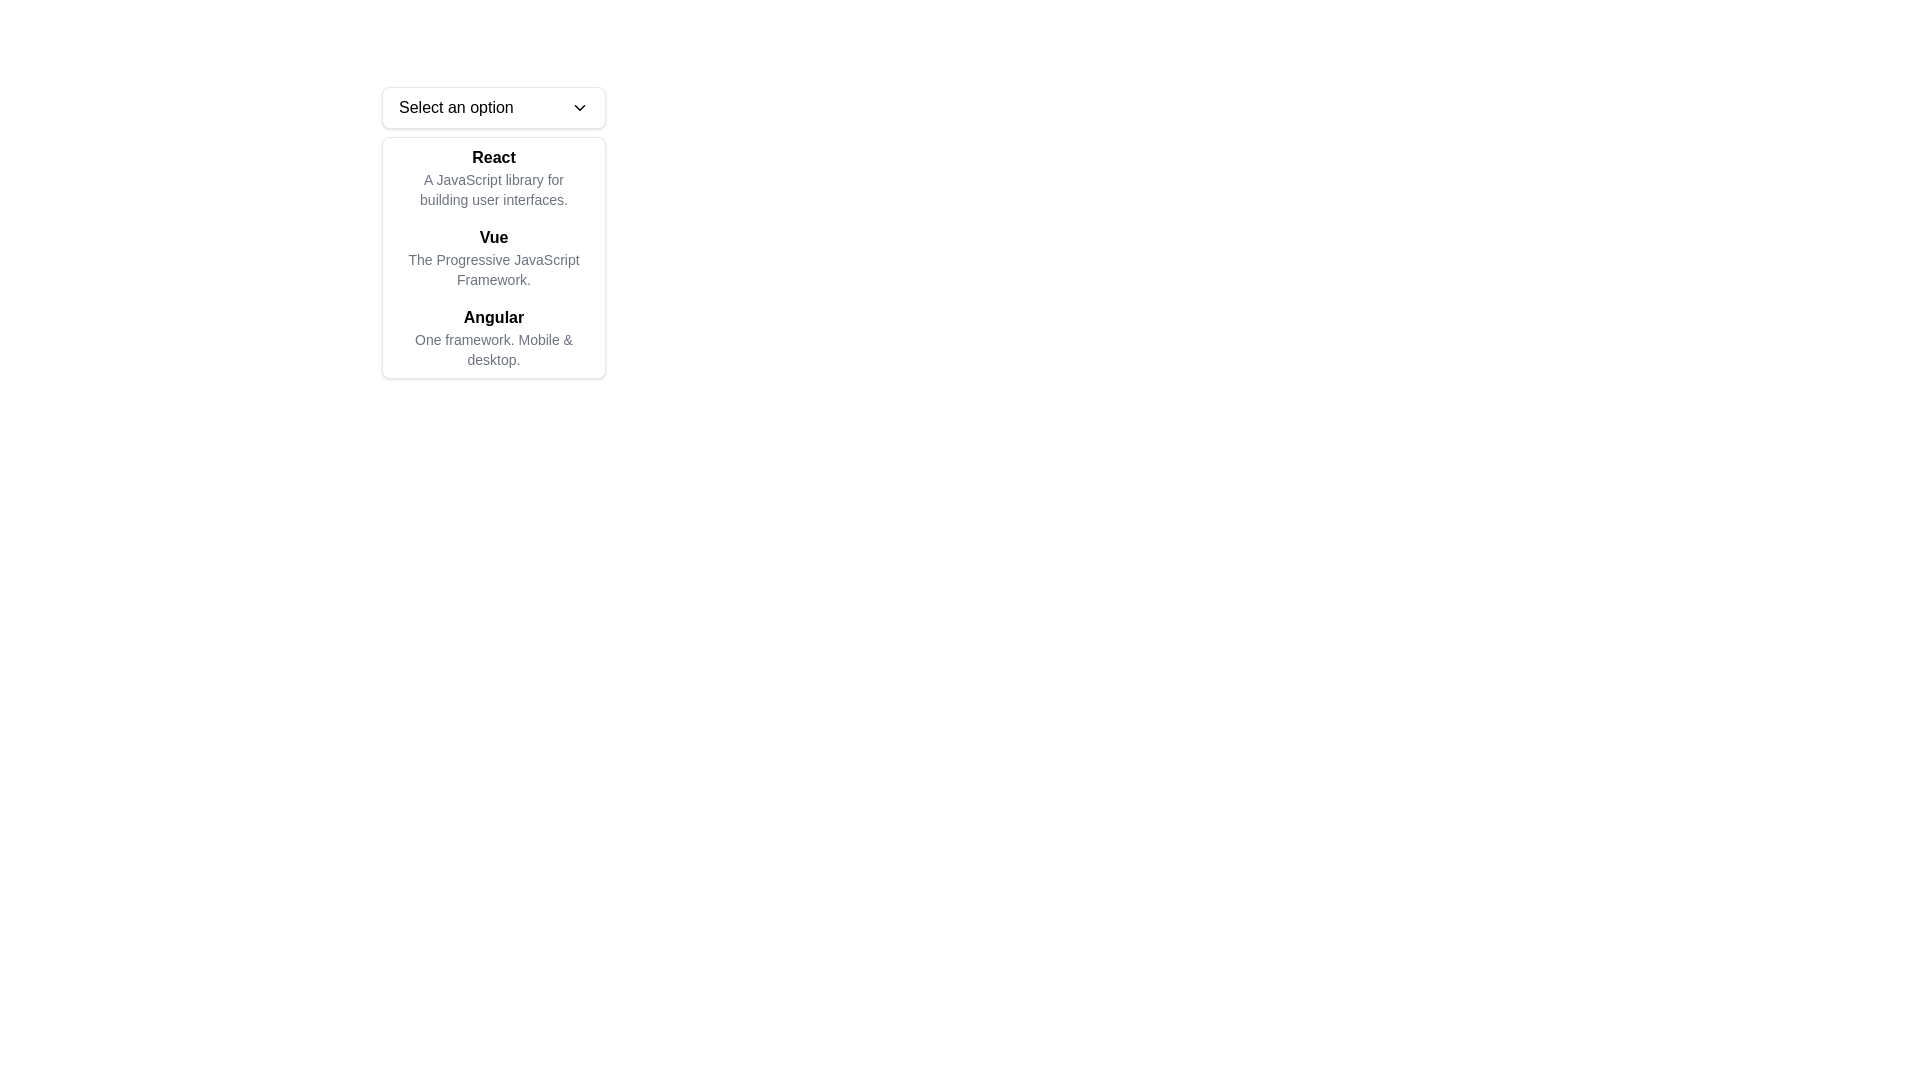  Describe the element at coordinates (494, 257) in the screenshot. I see `the individual row in the Informational List Panel` at that location.